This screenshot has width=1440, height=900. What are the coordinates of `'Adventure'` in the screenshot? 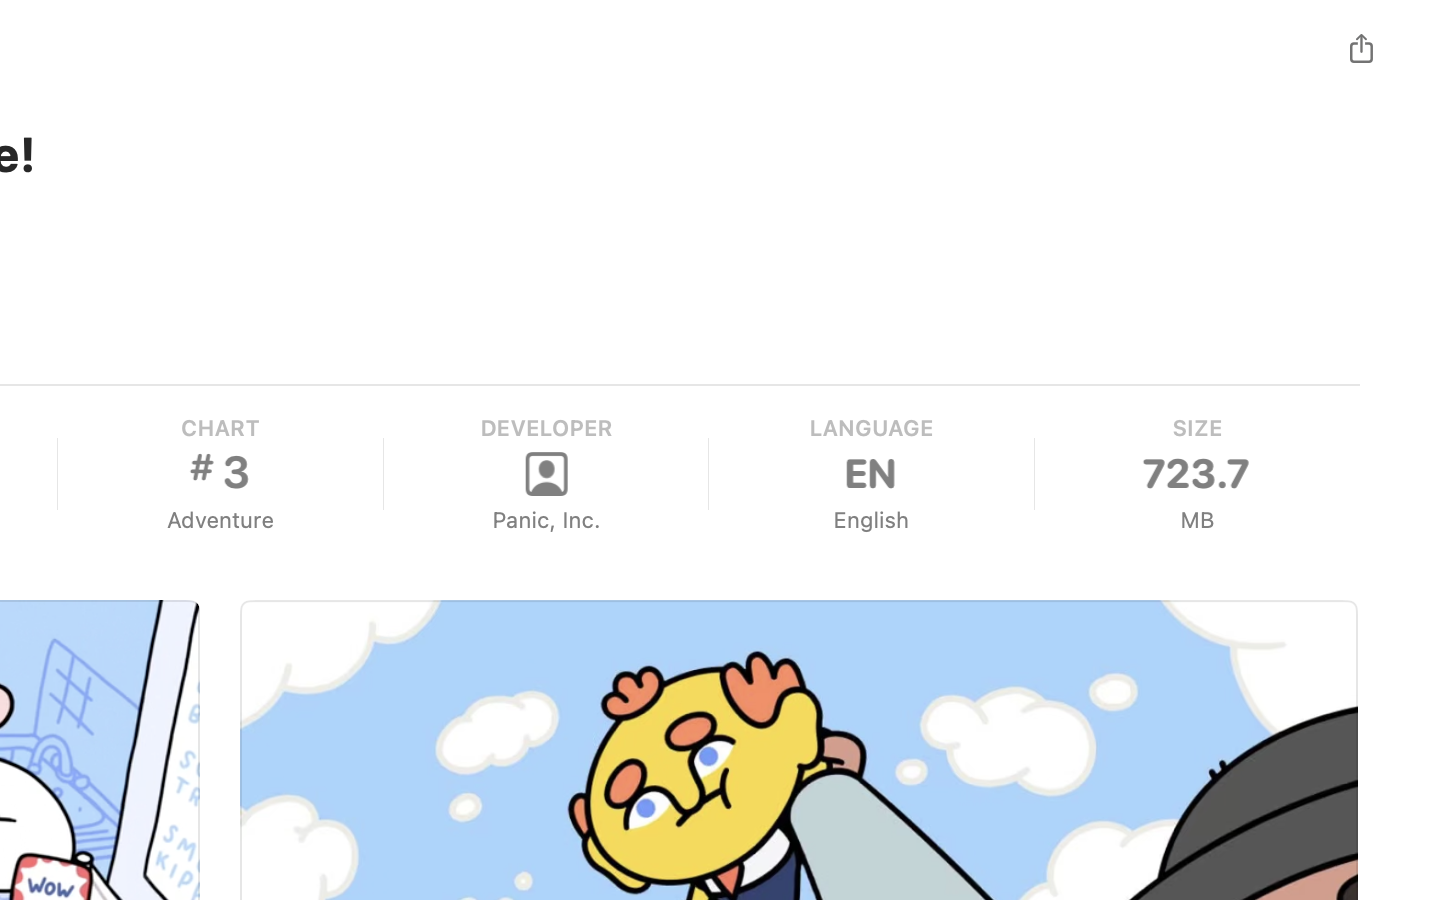 It's located at (220, 519).